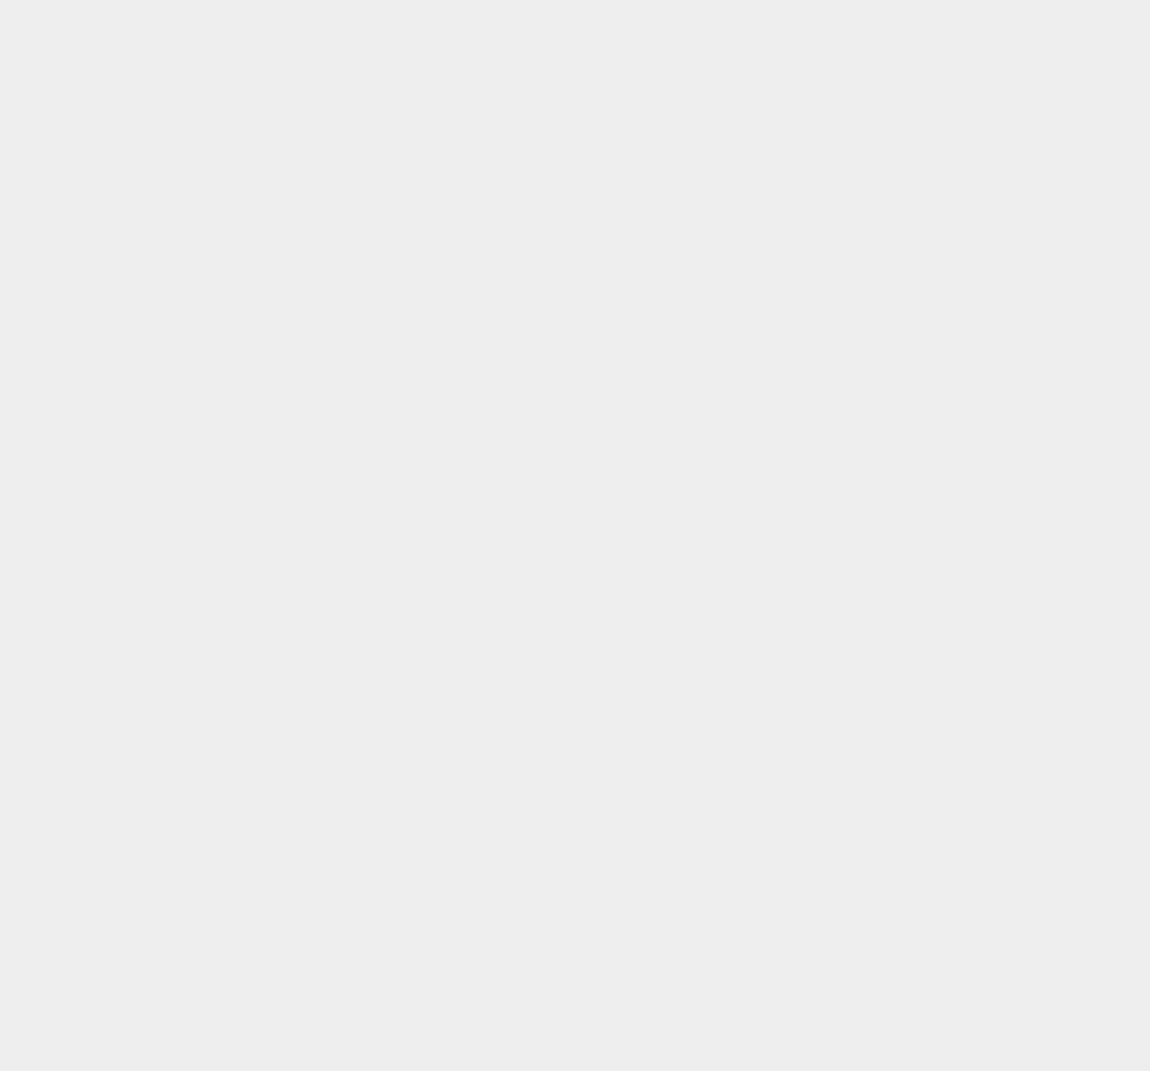 The height and width of the screenshot is (1071, 1150). What do you see at coordinates (835, 395) in the screenshot?
I see `'Nokia X'` at bounding box center [835, 395].